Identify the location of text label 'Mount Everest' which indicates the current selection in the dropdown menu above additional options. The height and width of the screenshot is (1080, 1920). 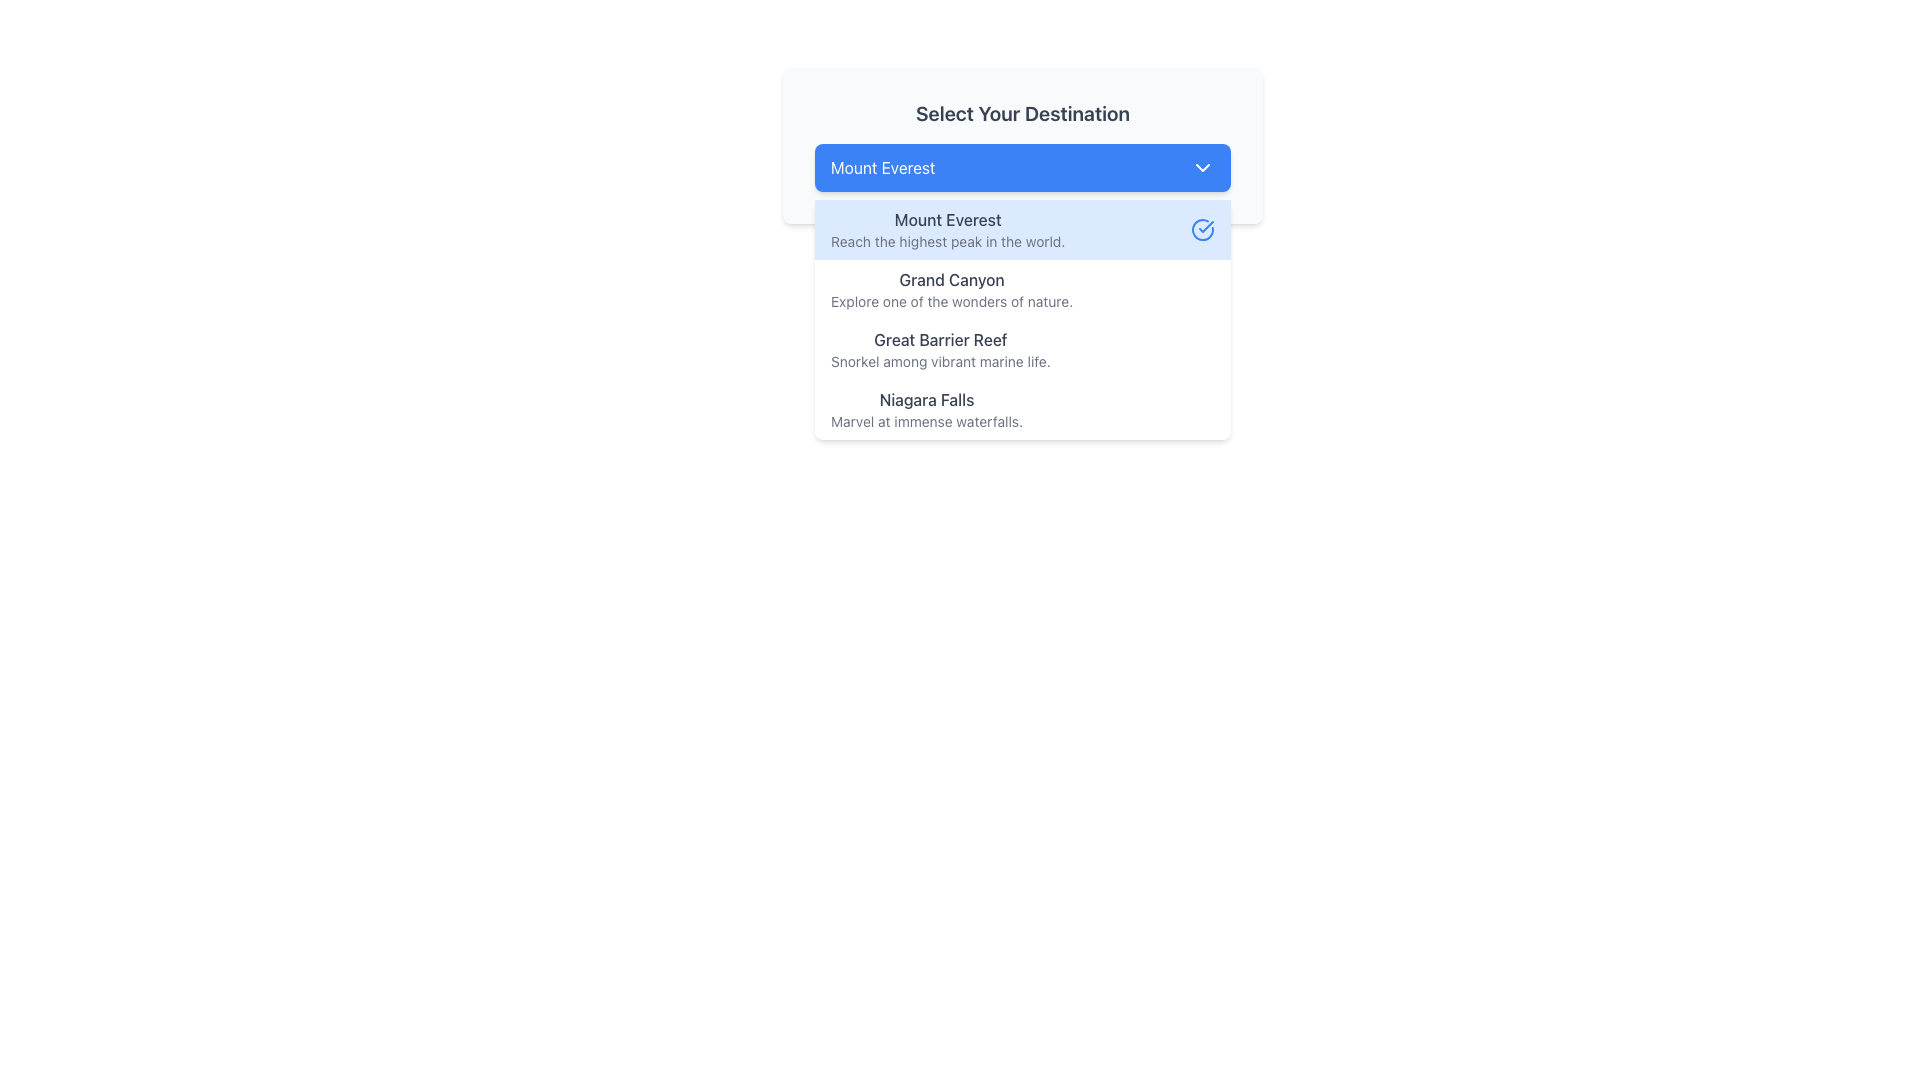
(882, 167).